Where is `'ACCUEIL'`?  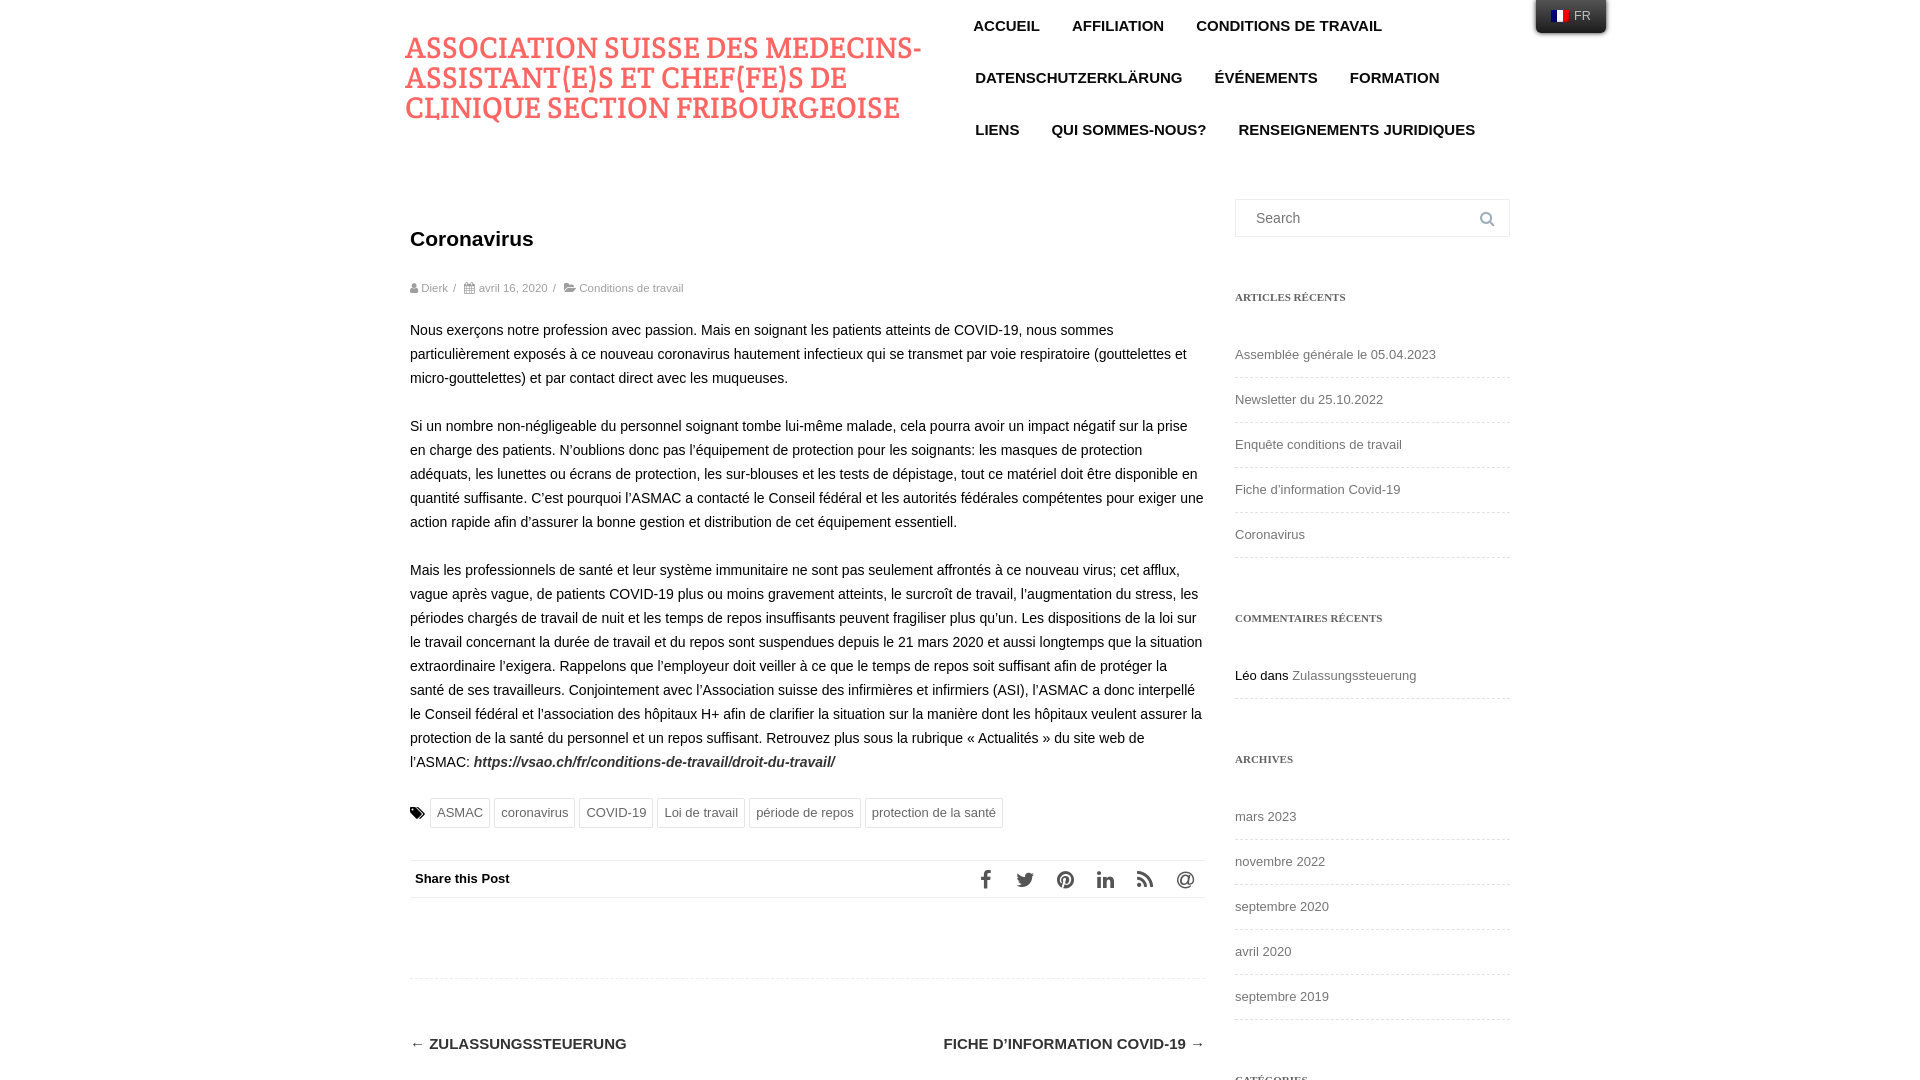 'ACCUEIL' is located at coordinates (1006, 26).